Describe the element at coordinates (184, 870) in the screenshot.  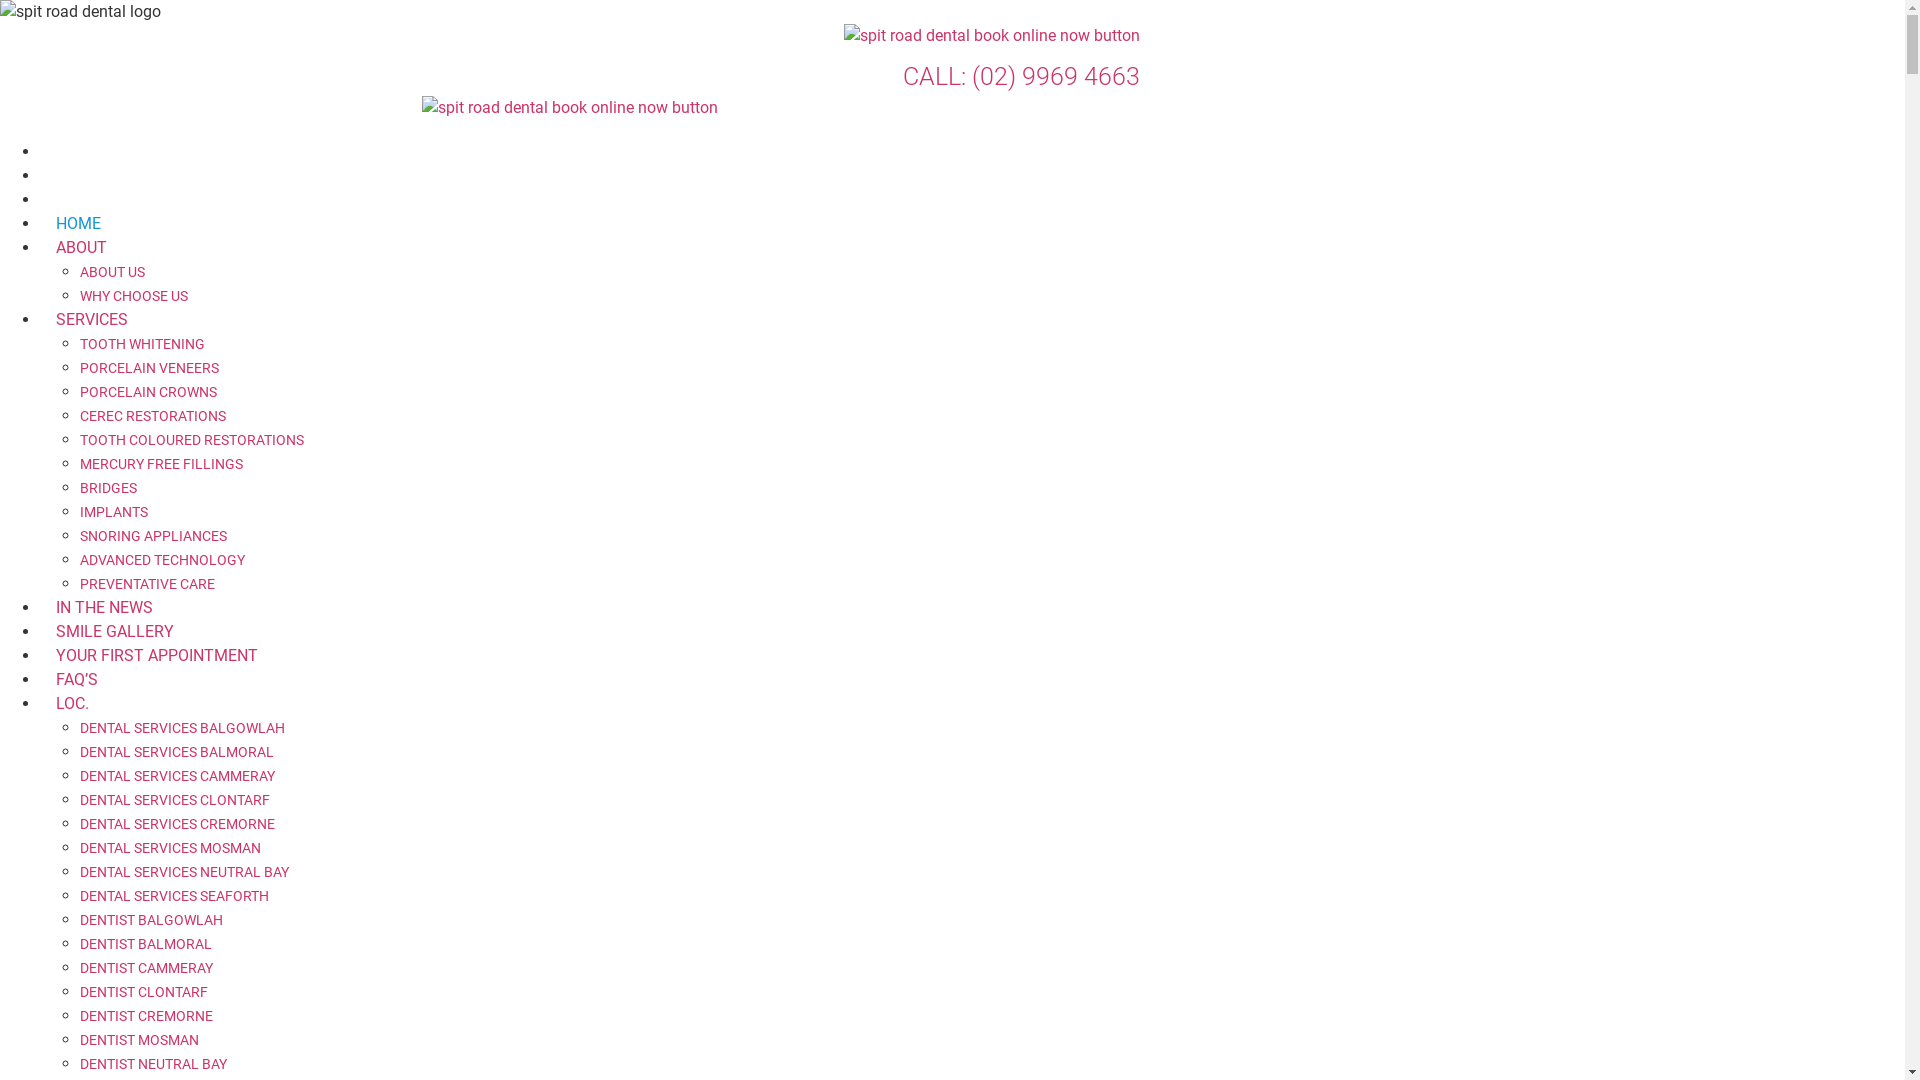
I see `'DENTAL SERVICES NEUTRAL BAY'` at that location.